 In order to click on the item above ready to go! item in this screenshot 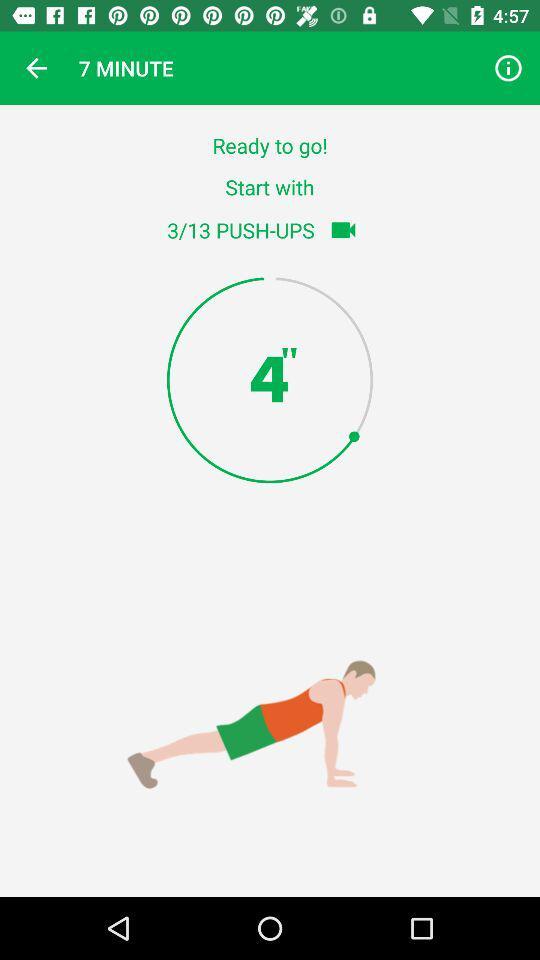, I will do `click(36, 68)`.